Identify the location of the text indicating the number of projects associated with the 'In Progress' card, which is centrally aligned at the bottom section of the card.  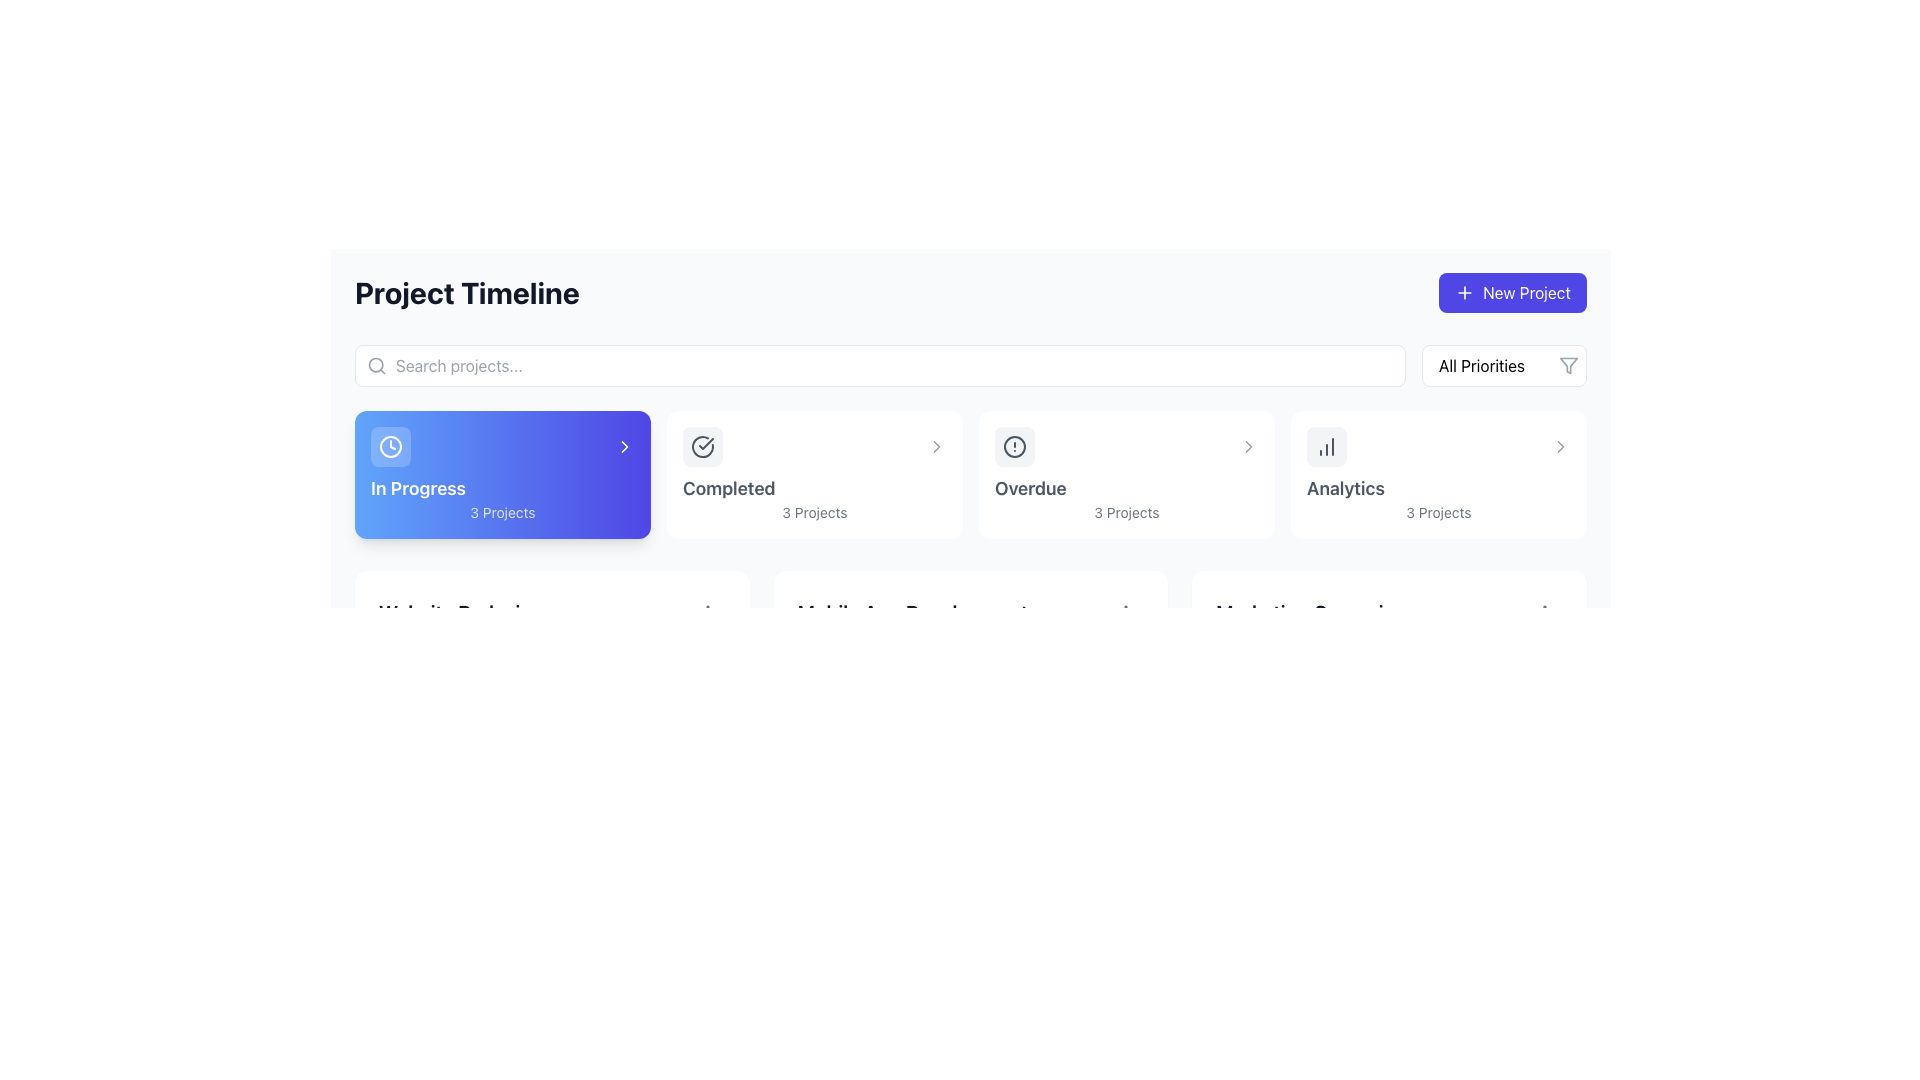
(503, 512).